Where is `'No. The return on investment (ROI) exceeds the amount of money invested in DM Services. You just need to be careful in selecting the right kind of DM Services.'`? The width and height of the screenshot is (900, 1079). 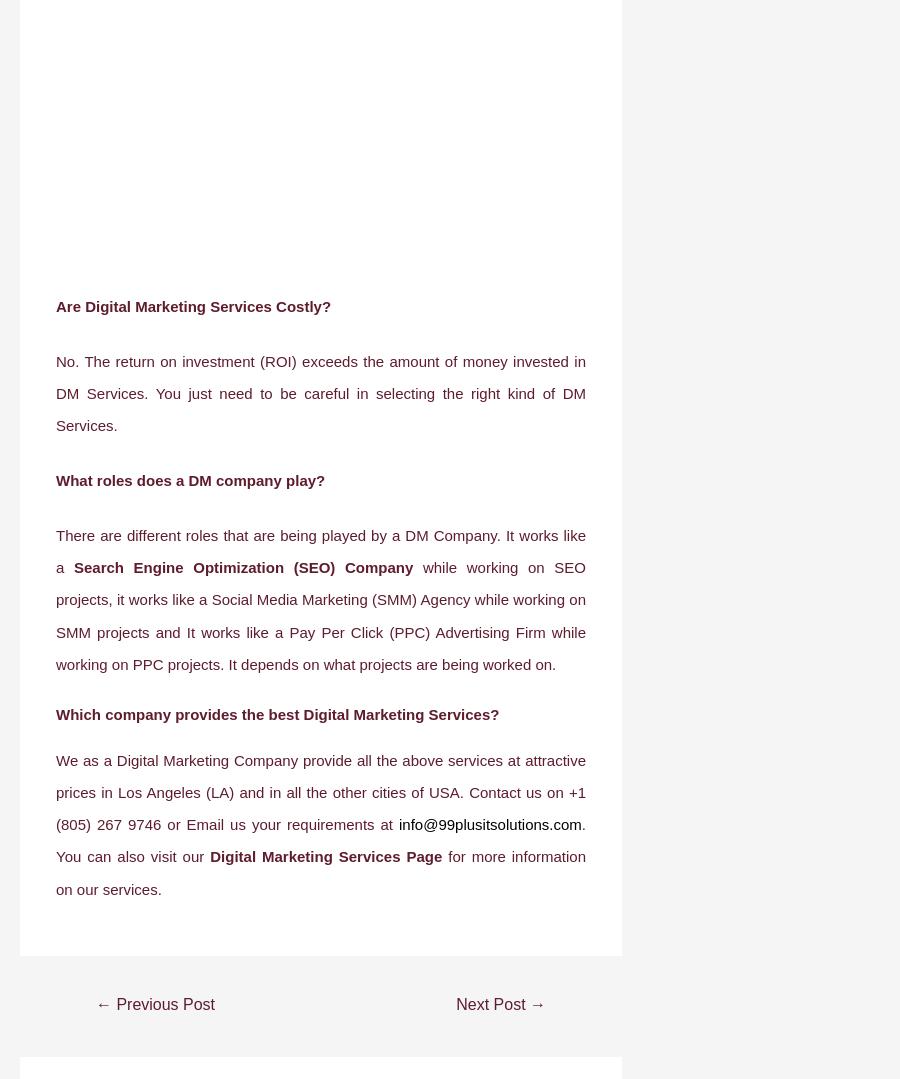
'No. The return on investment (ROI) exceeds the amount of money invested in DM Services. You just need to be careful in selecting the right kind of DM Services.' is located at coordinates (54, 391).